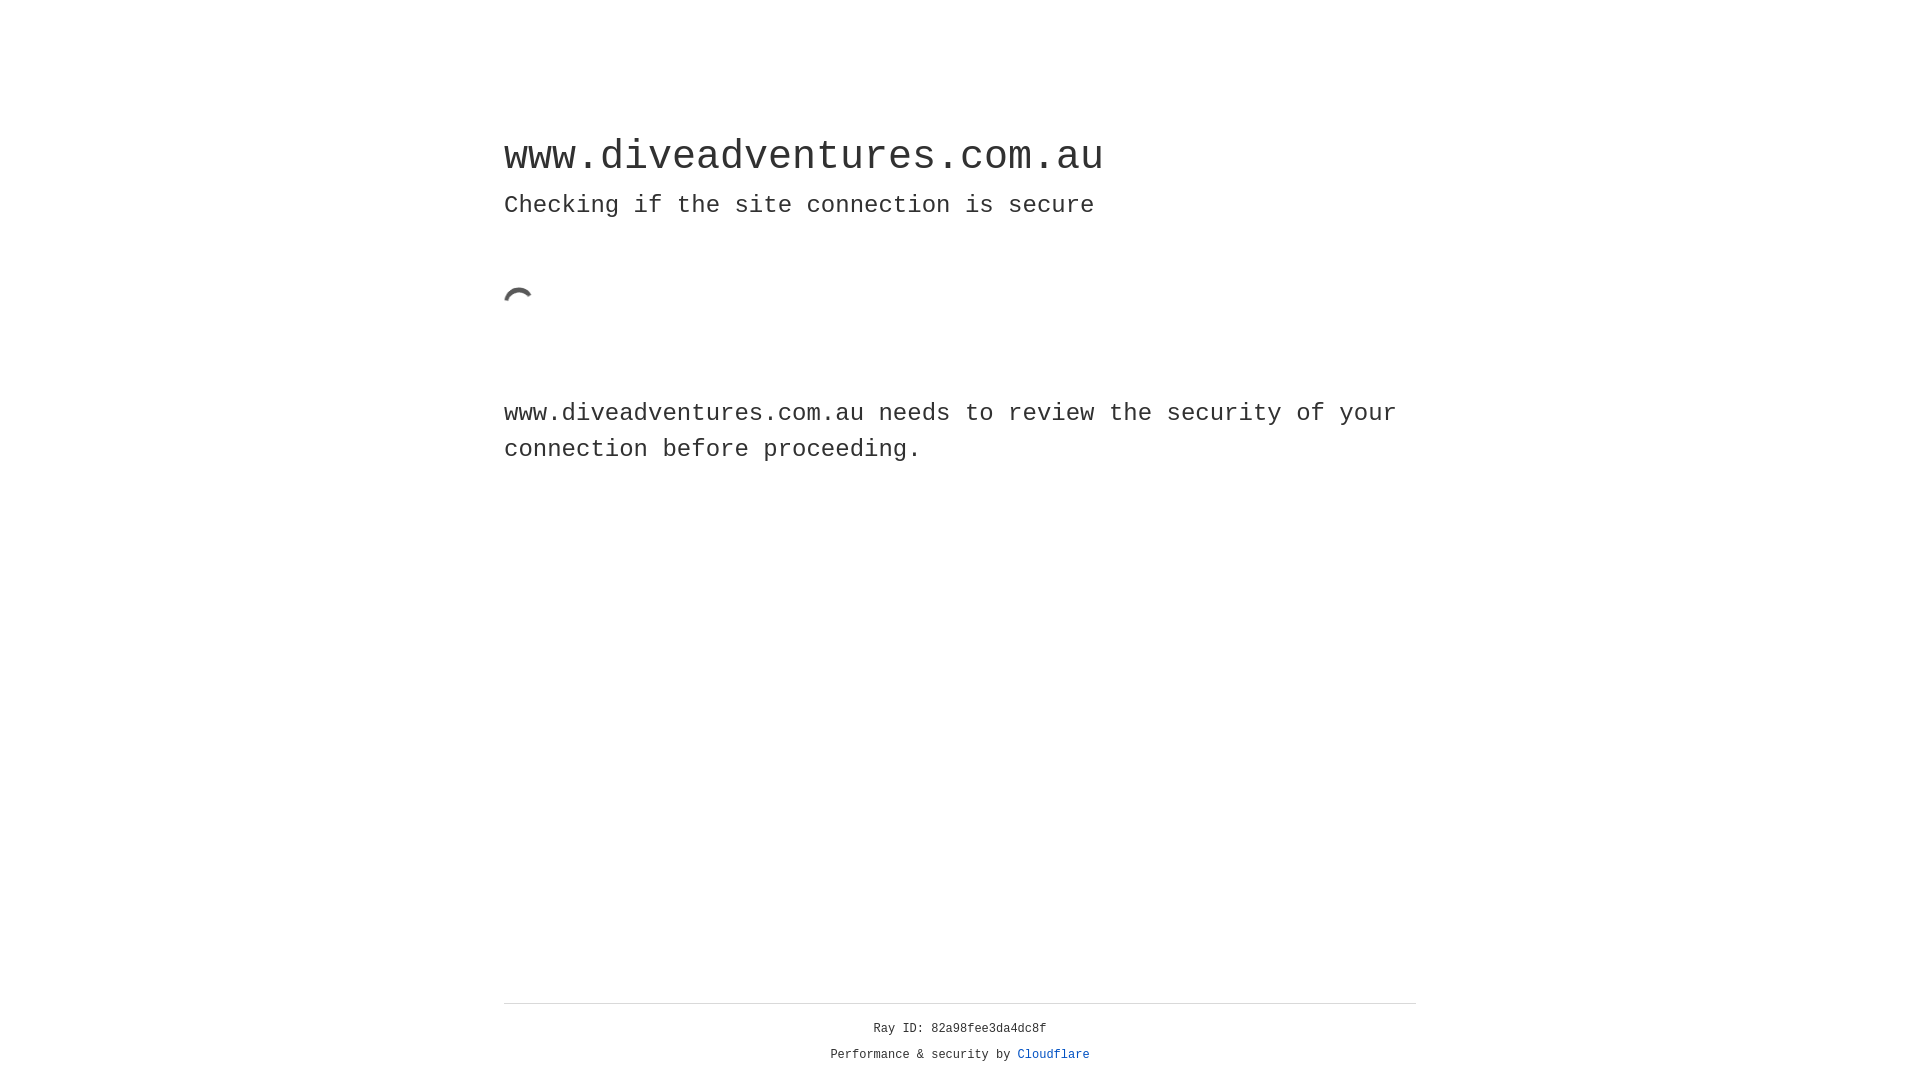  What do you see at coordinates (1053, 1054) in the screenshot?
I see `'Cloudflare'` at bounding box center [1053, 1054].